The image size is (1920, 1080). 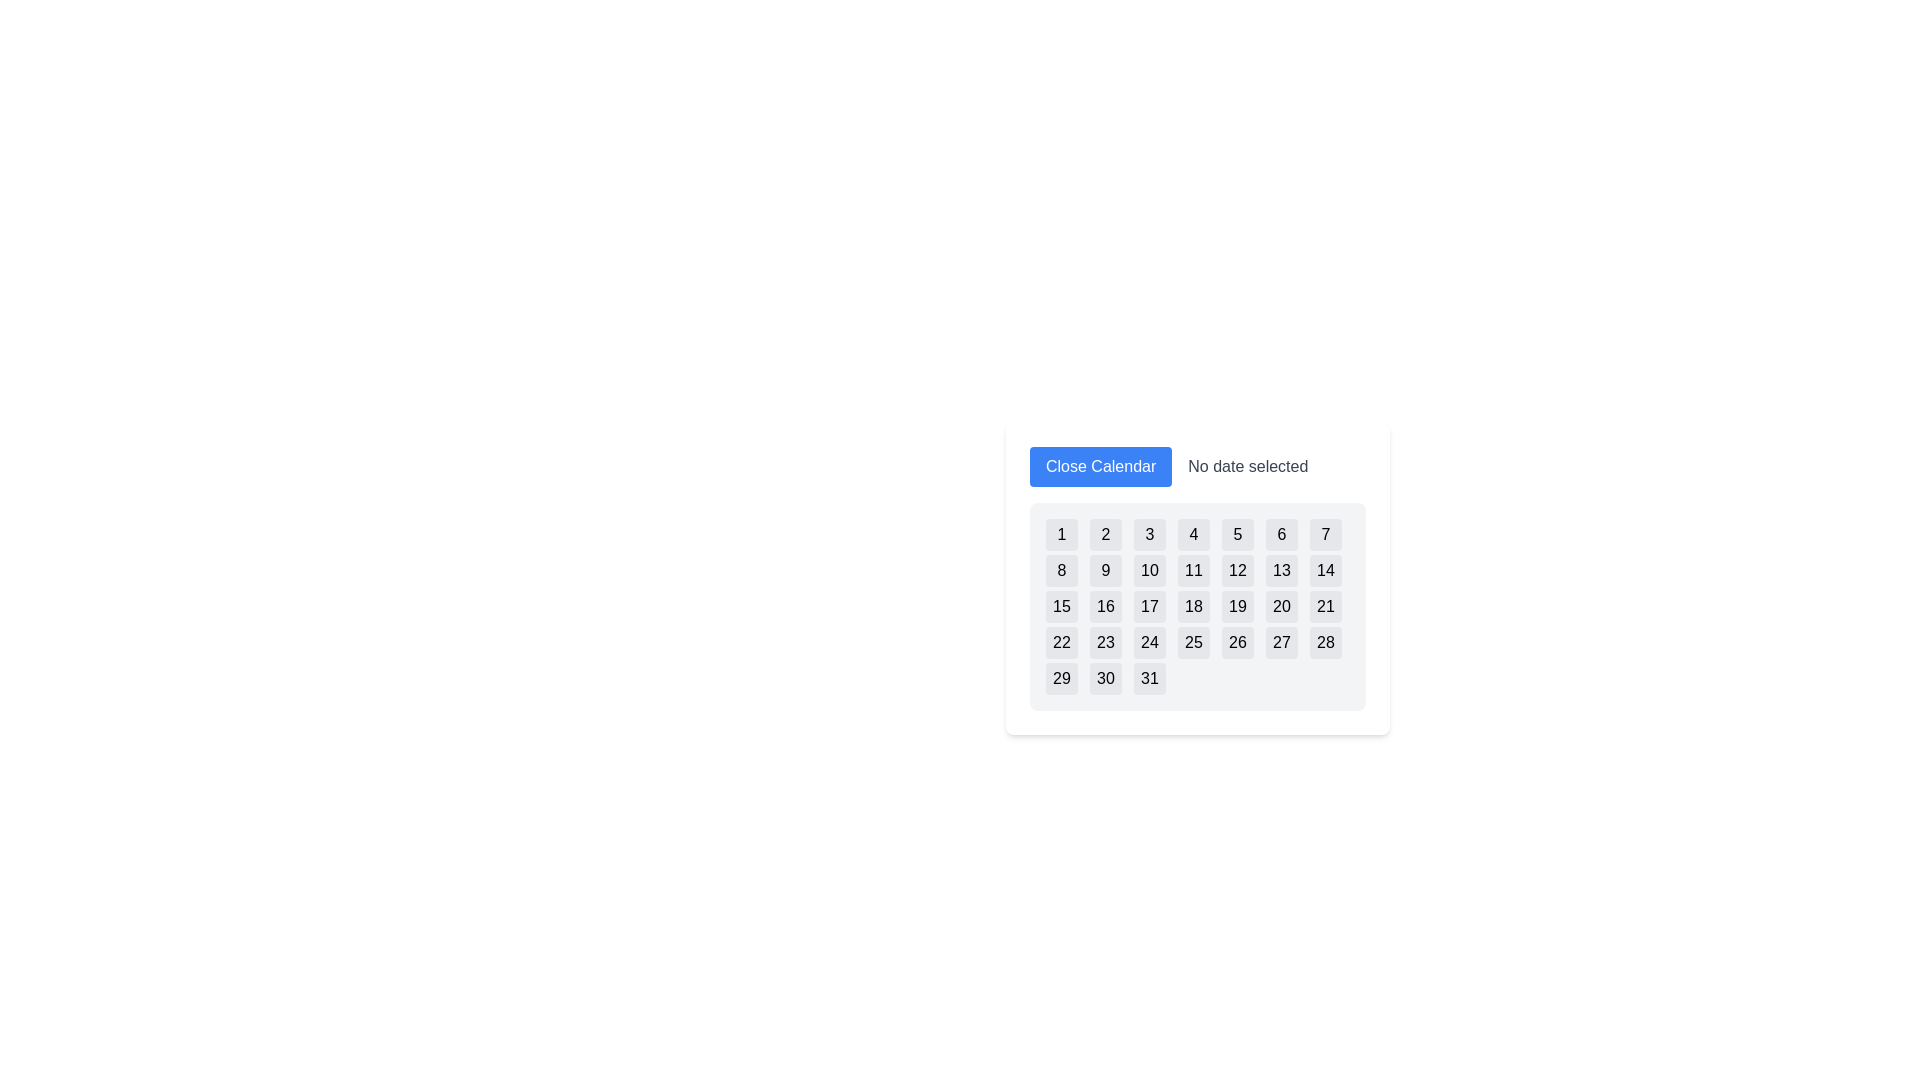 What do you see at coordinates (1104, 677) in the screenshot?
I see `the button displaying the number '30' in the last row, second column of the calendar layout` at bounding box center [1104, 677].